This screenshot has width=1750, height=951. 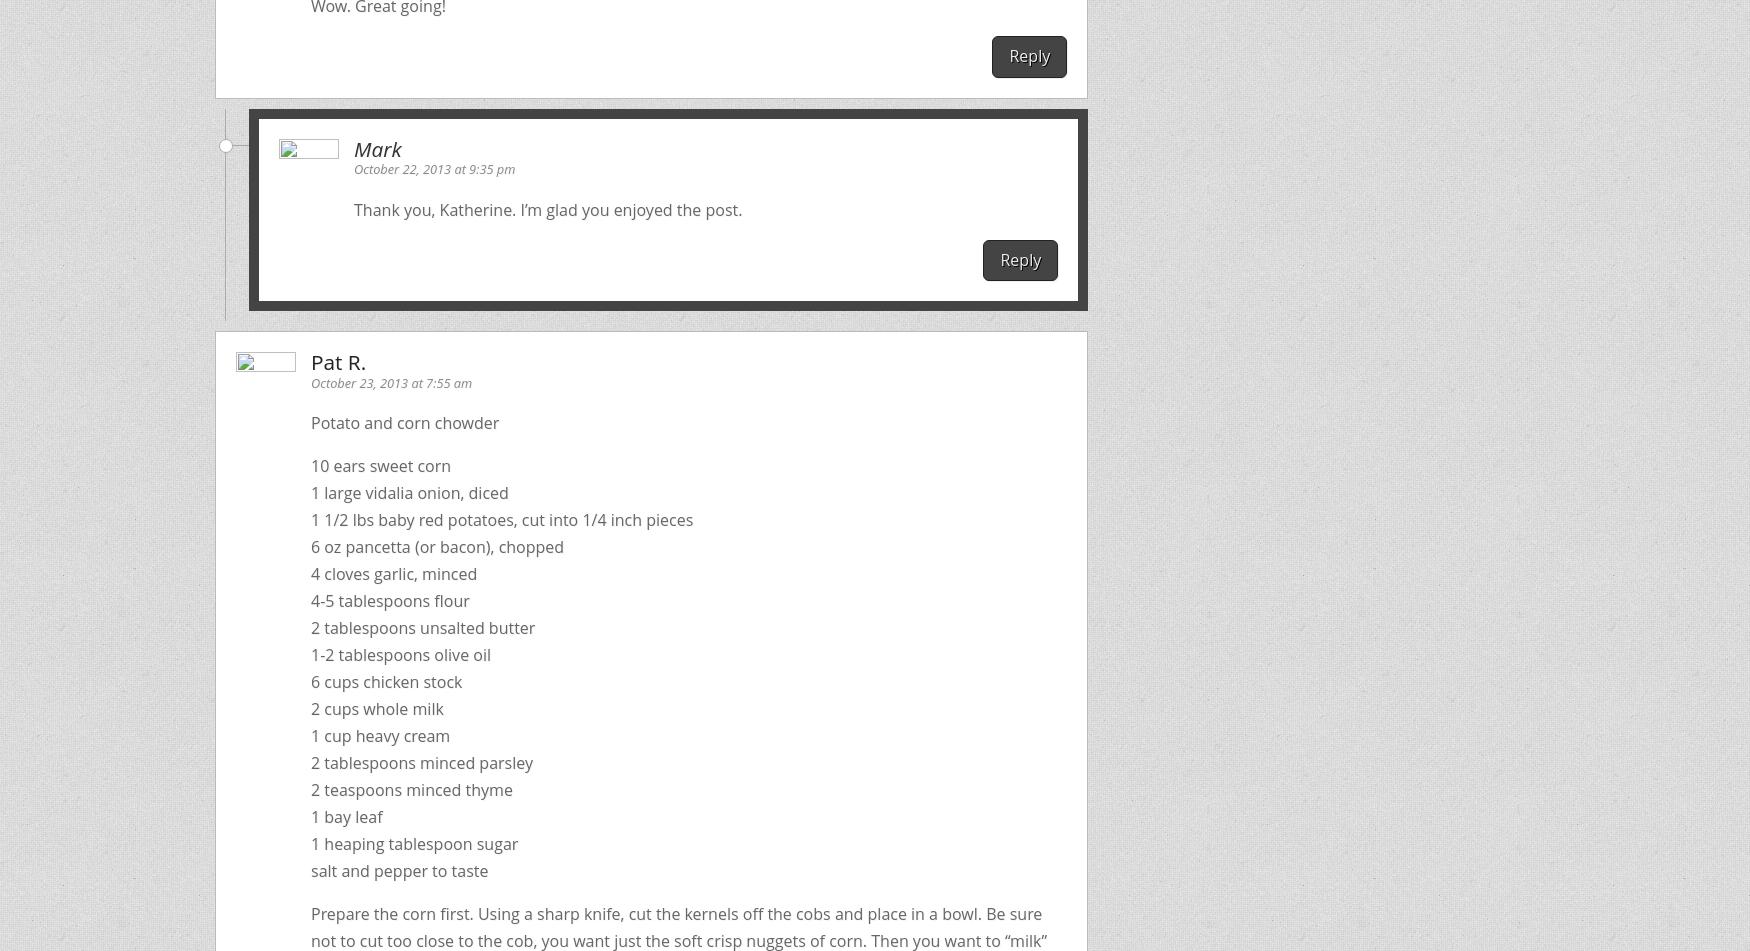 I want to click on '4 cloves garlic, minced', so click(x=392, y=573).